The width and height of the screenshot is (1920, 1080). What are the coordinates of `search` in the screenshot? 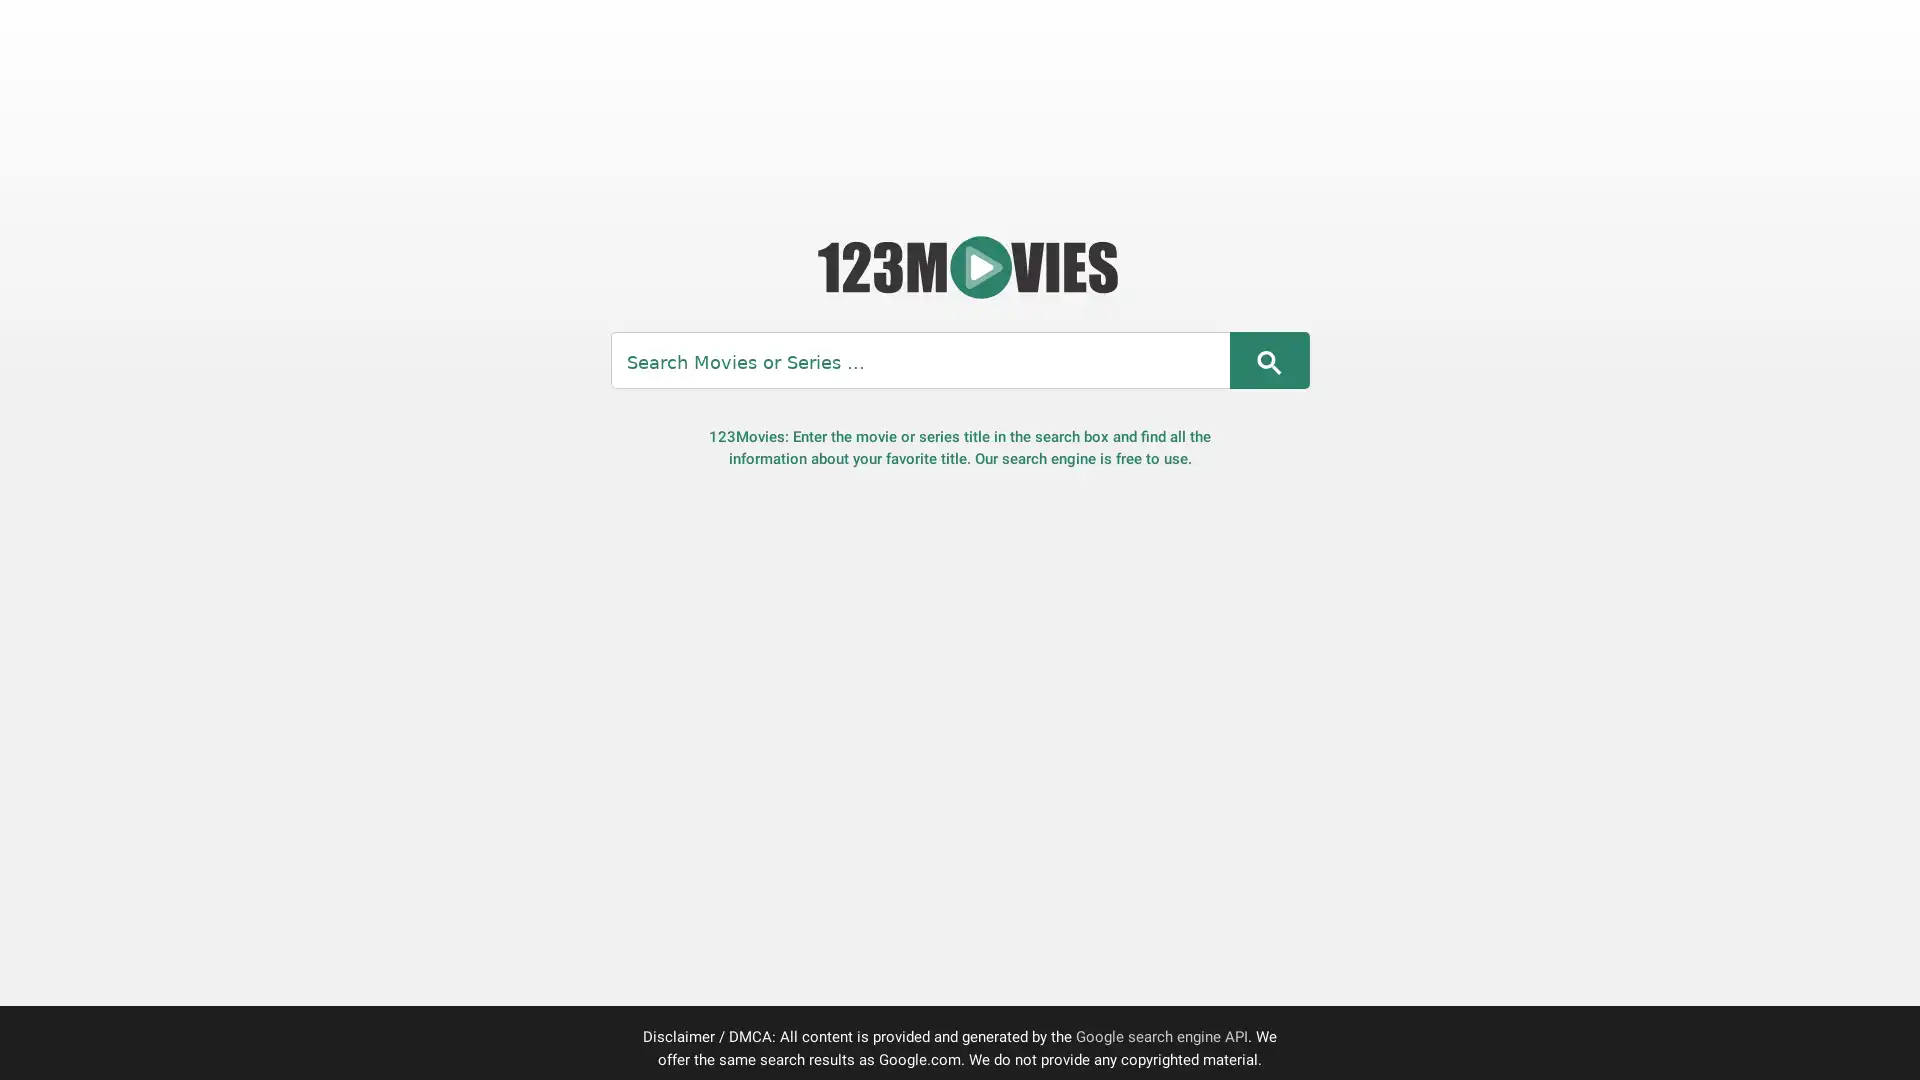 It's located at (1267, 360).